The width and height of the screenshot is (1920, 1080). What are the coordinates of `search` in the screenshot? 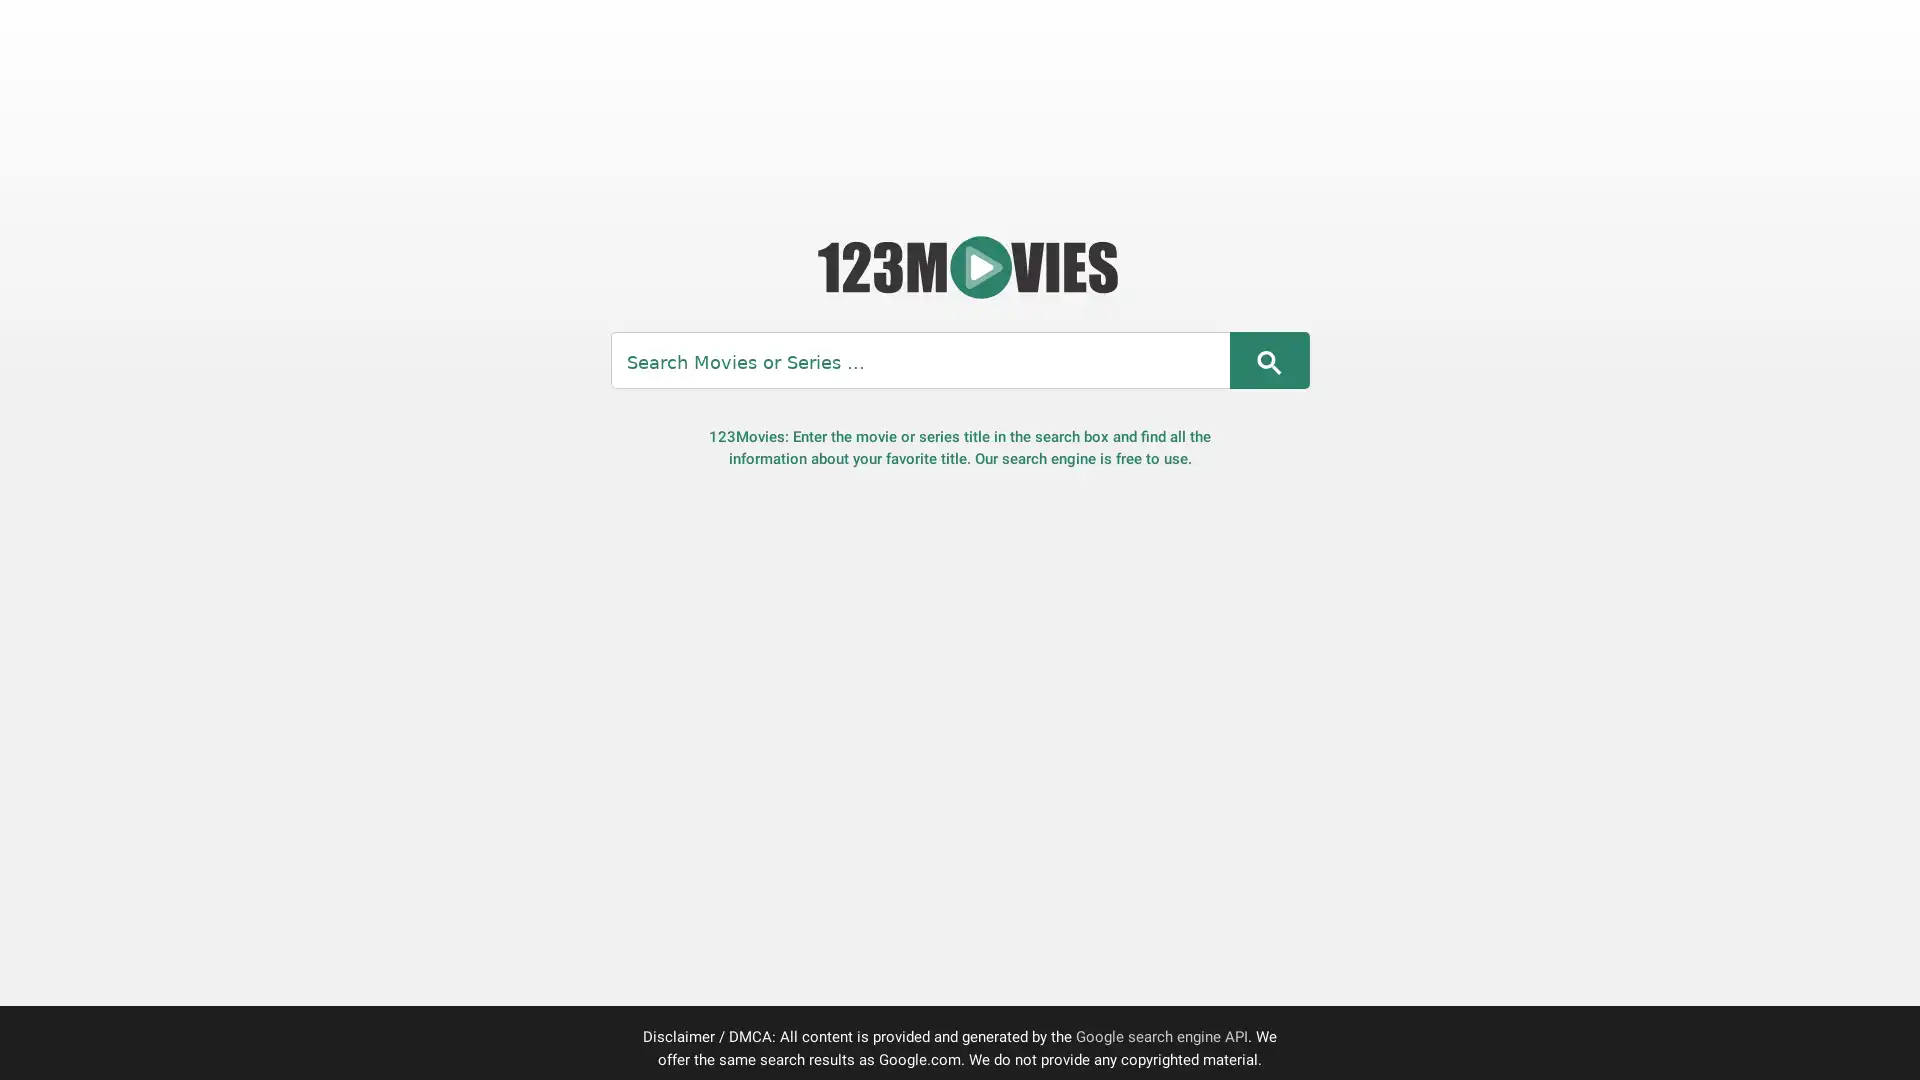 It's located at (1267, 360).